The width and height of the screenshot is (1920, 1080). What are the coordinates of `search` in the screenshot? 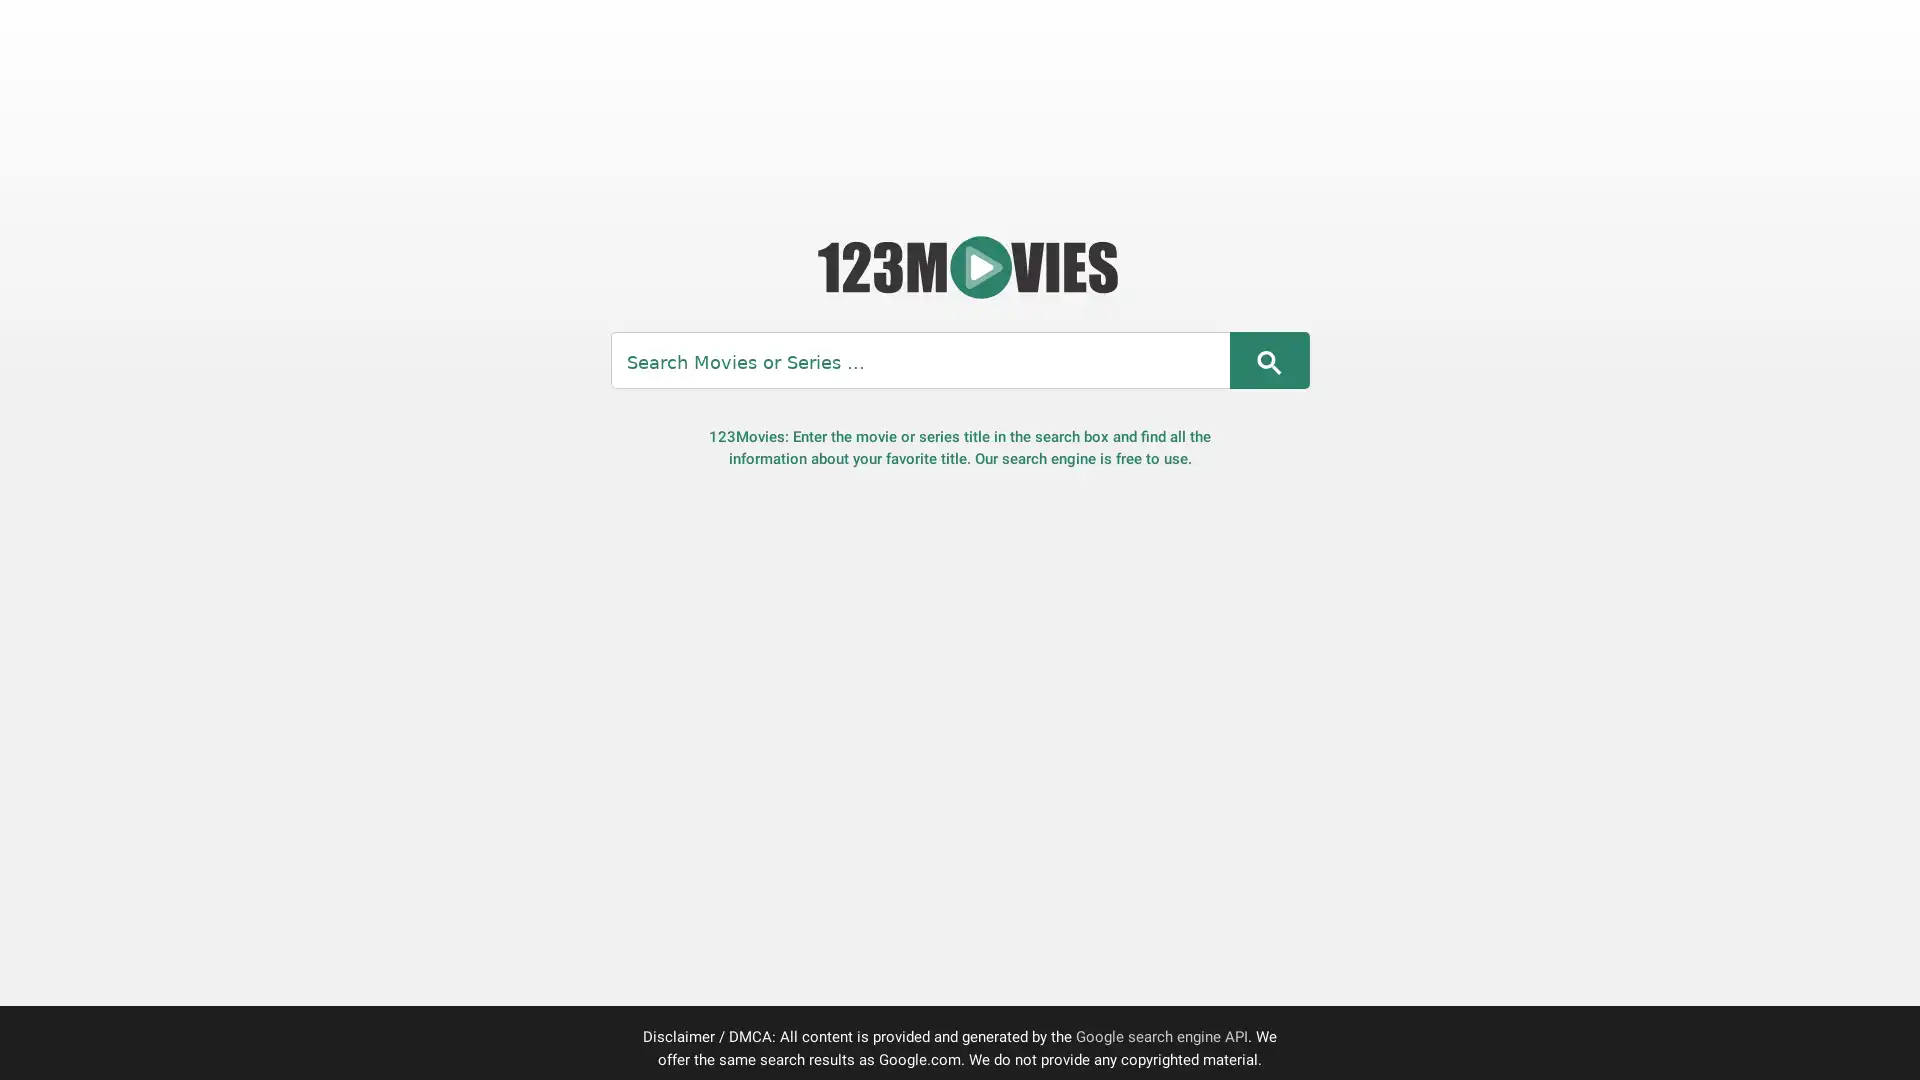 It's located at (1267, 360).